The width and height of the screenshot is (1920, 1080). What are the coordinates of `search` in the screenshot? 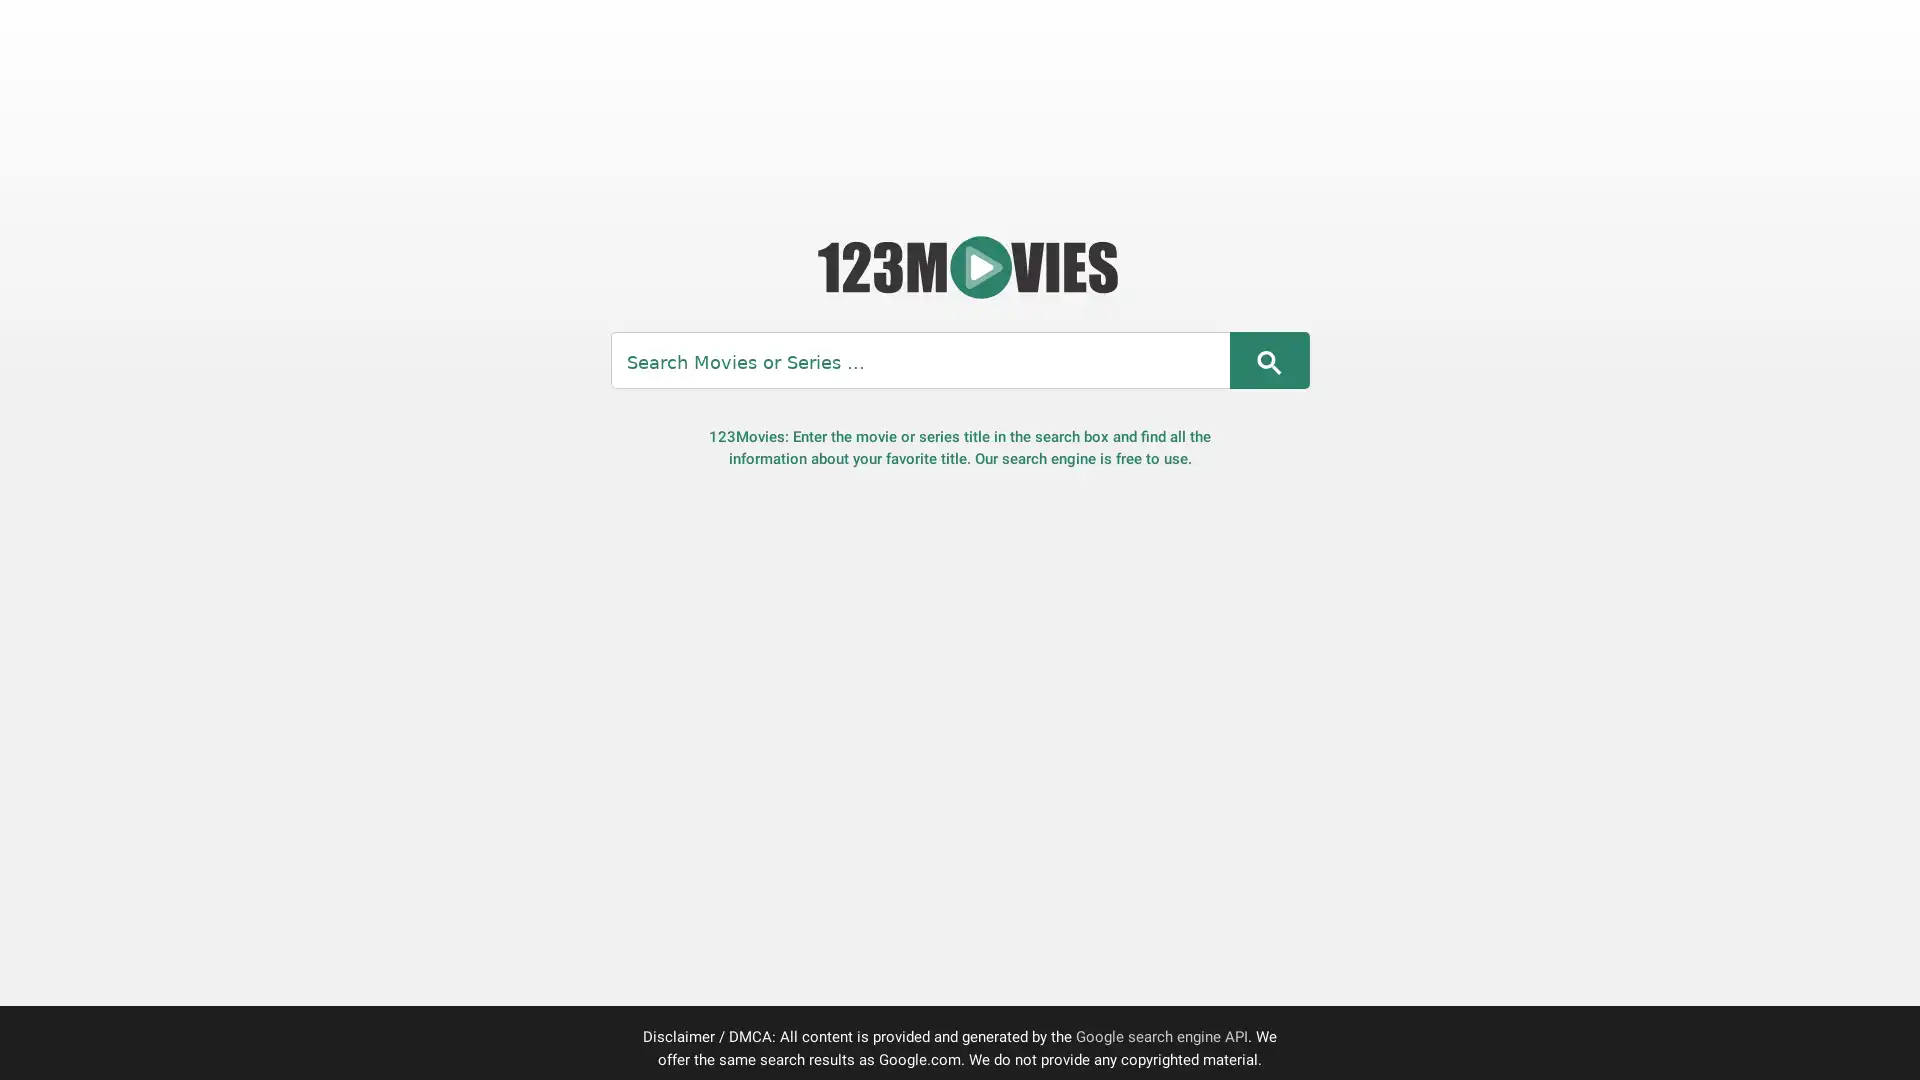 It's located at (1267, 360).